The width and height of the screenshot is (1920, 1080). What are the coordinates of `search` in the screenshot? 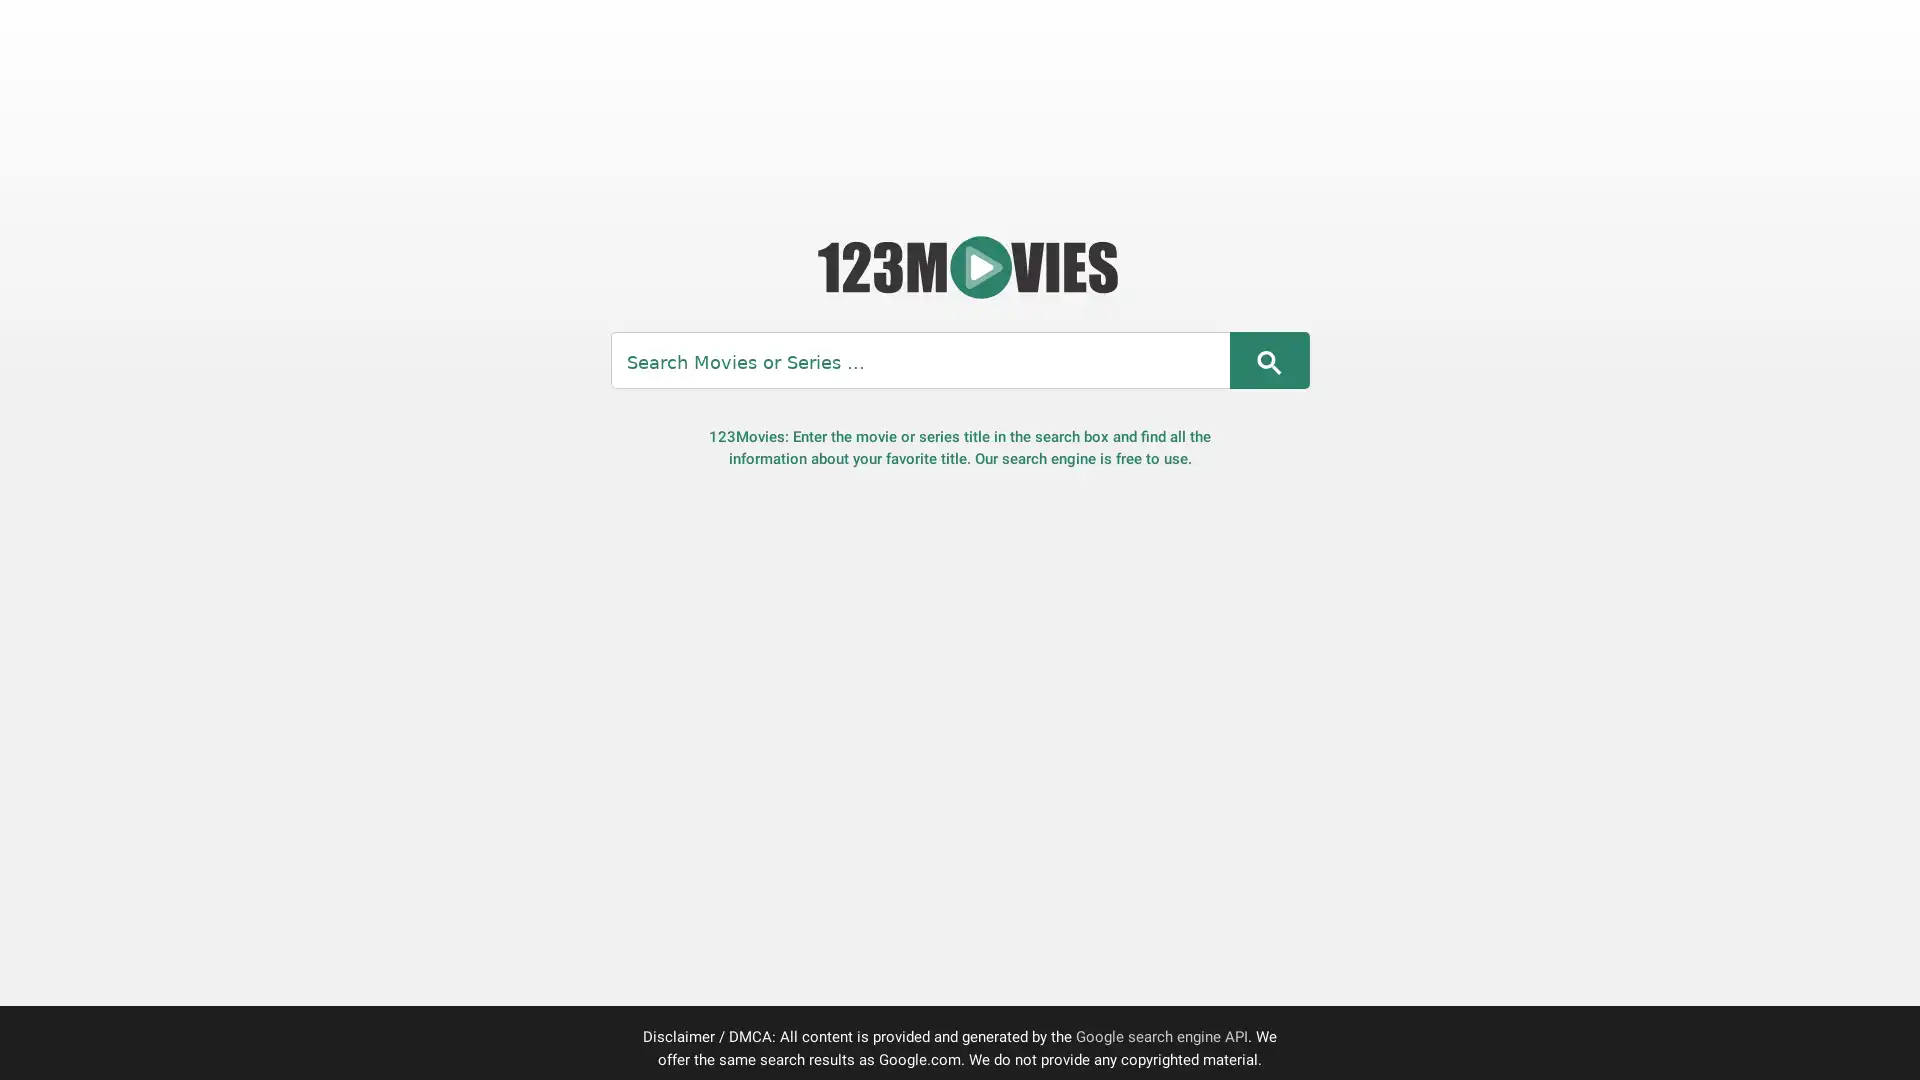 It's located at (1267, 360).